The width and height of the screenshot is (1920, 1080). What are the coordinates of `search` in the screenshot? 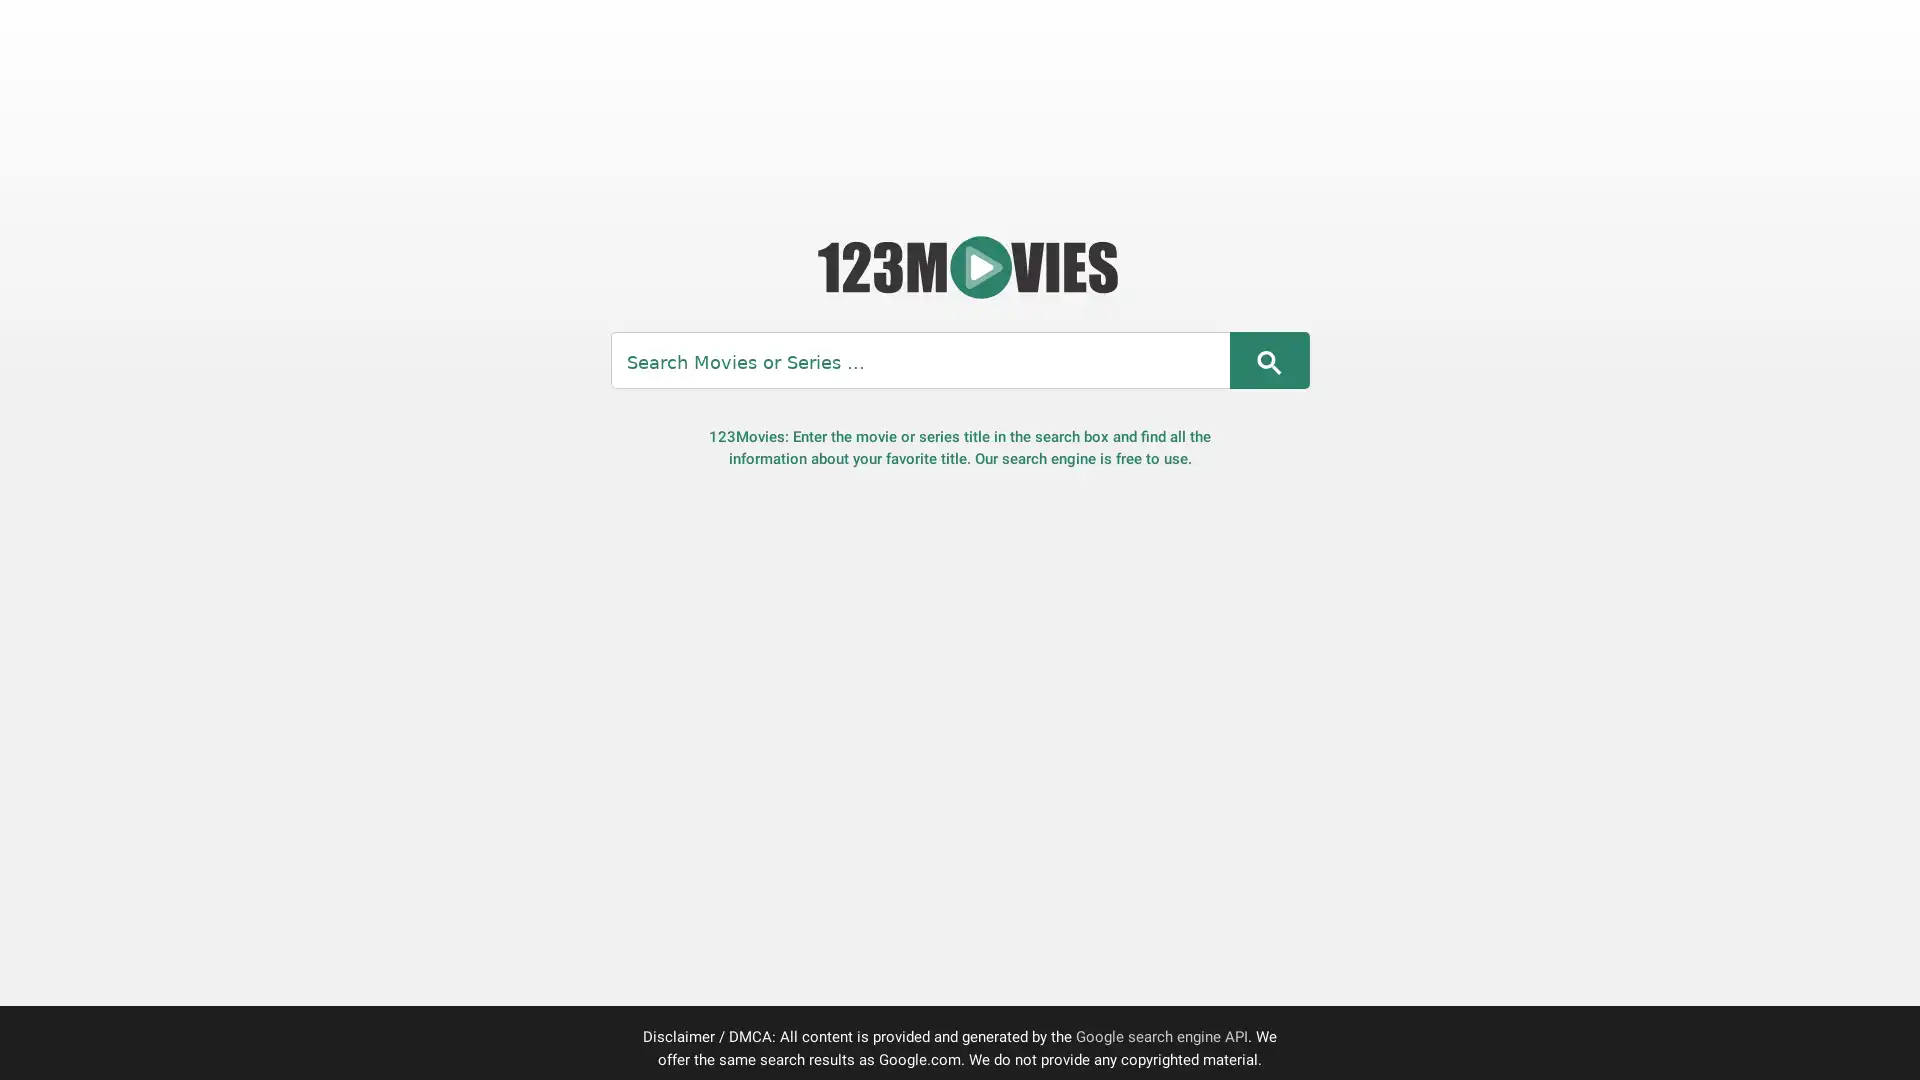 It's located at (1267, 360).